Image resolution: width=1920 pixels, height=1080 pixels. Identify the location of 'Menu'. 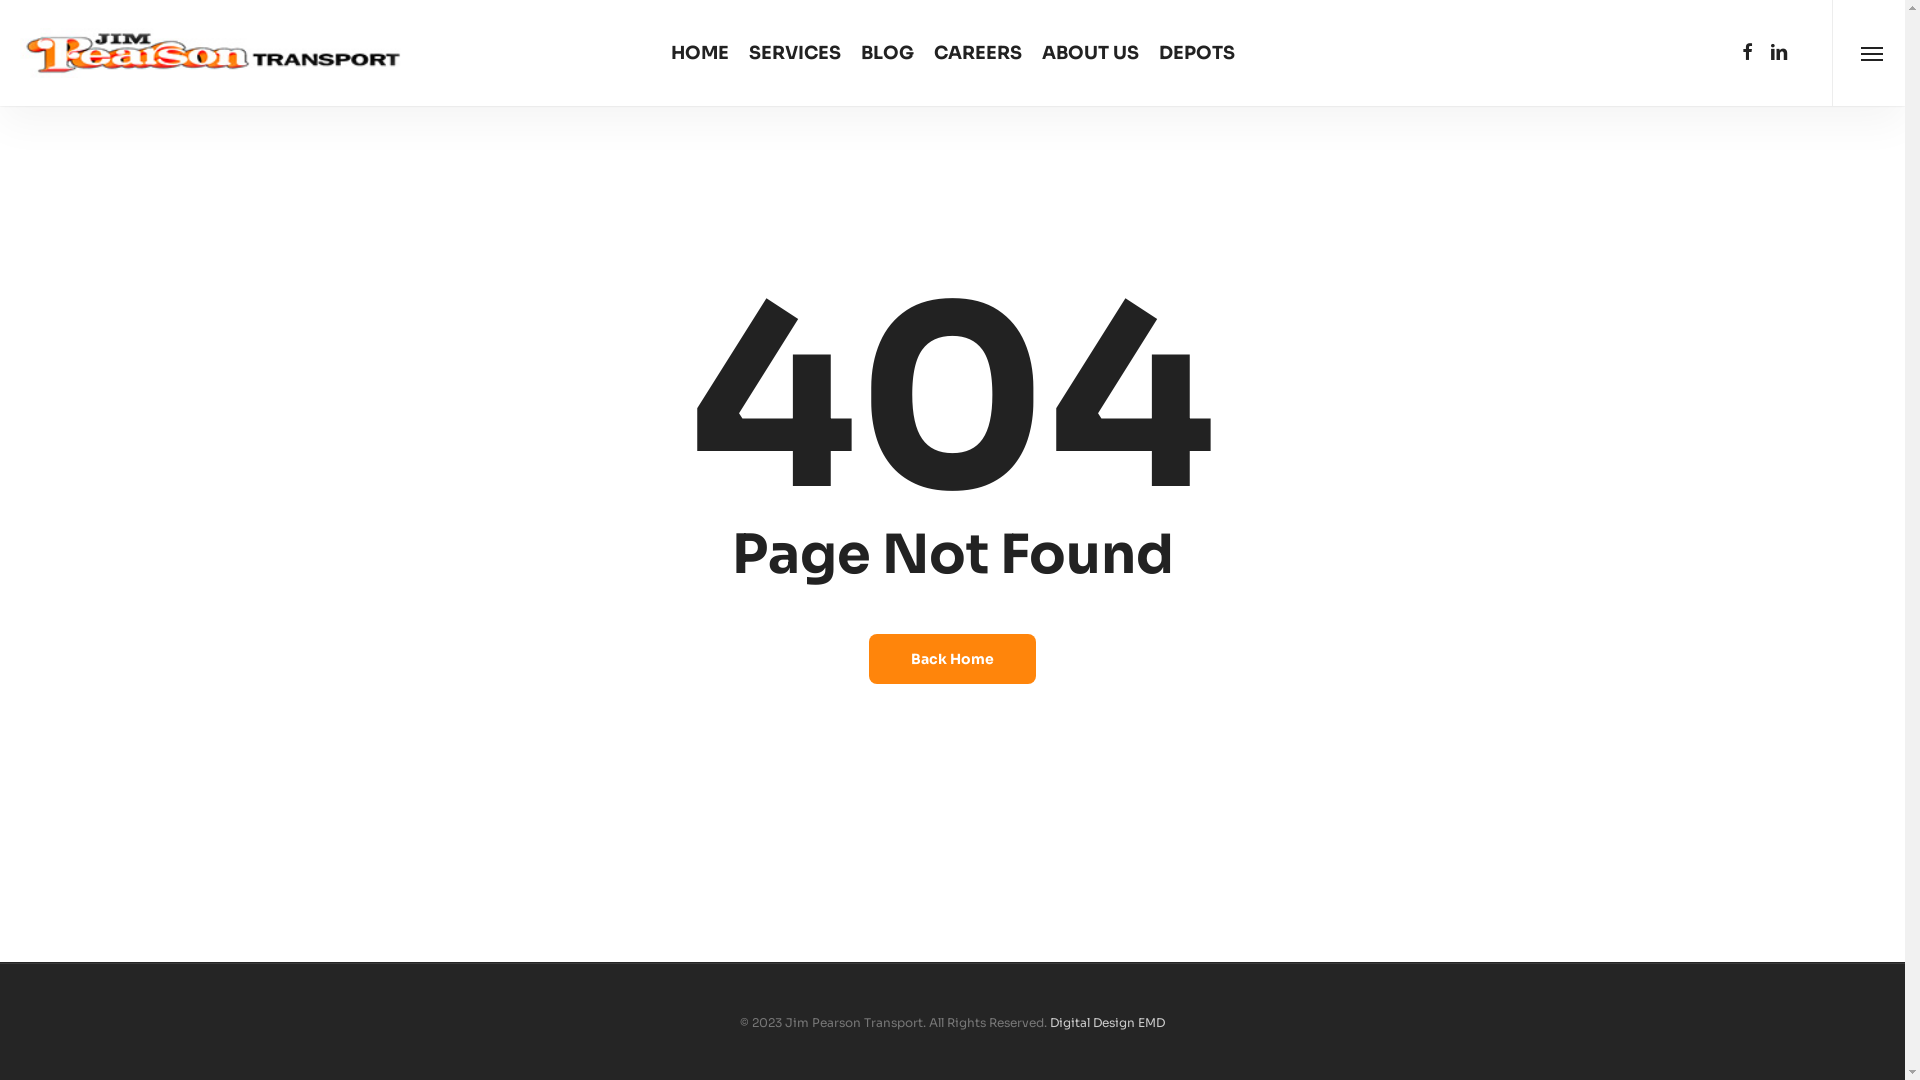
(1871, 52).